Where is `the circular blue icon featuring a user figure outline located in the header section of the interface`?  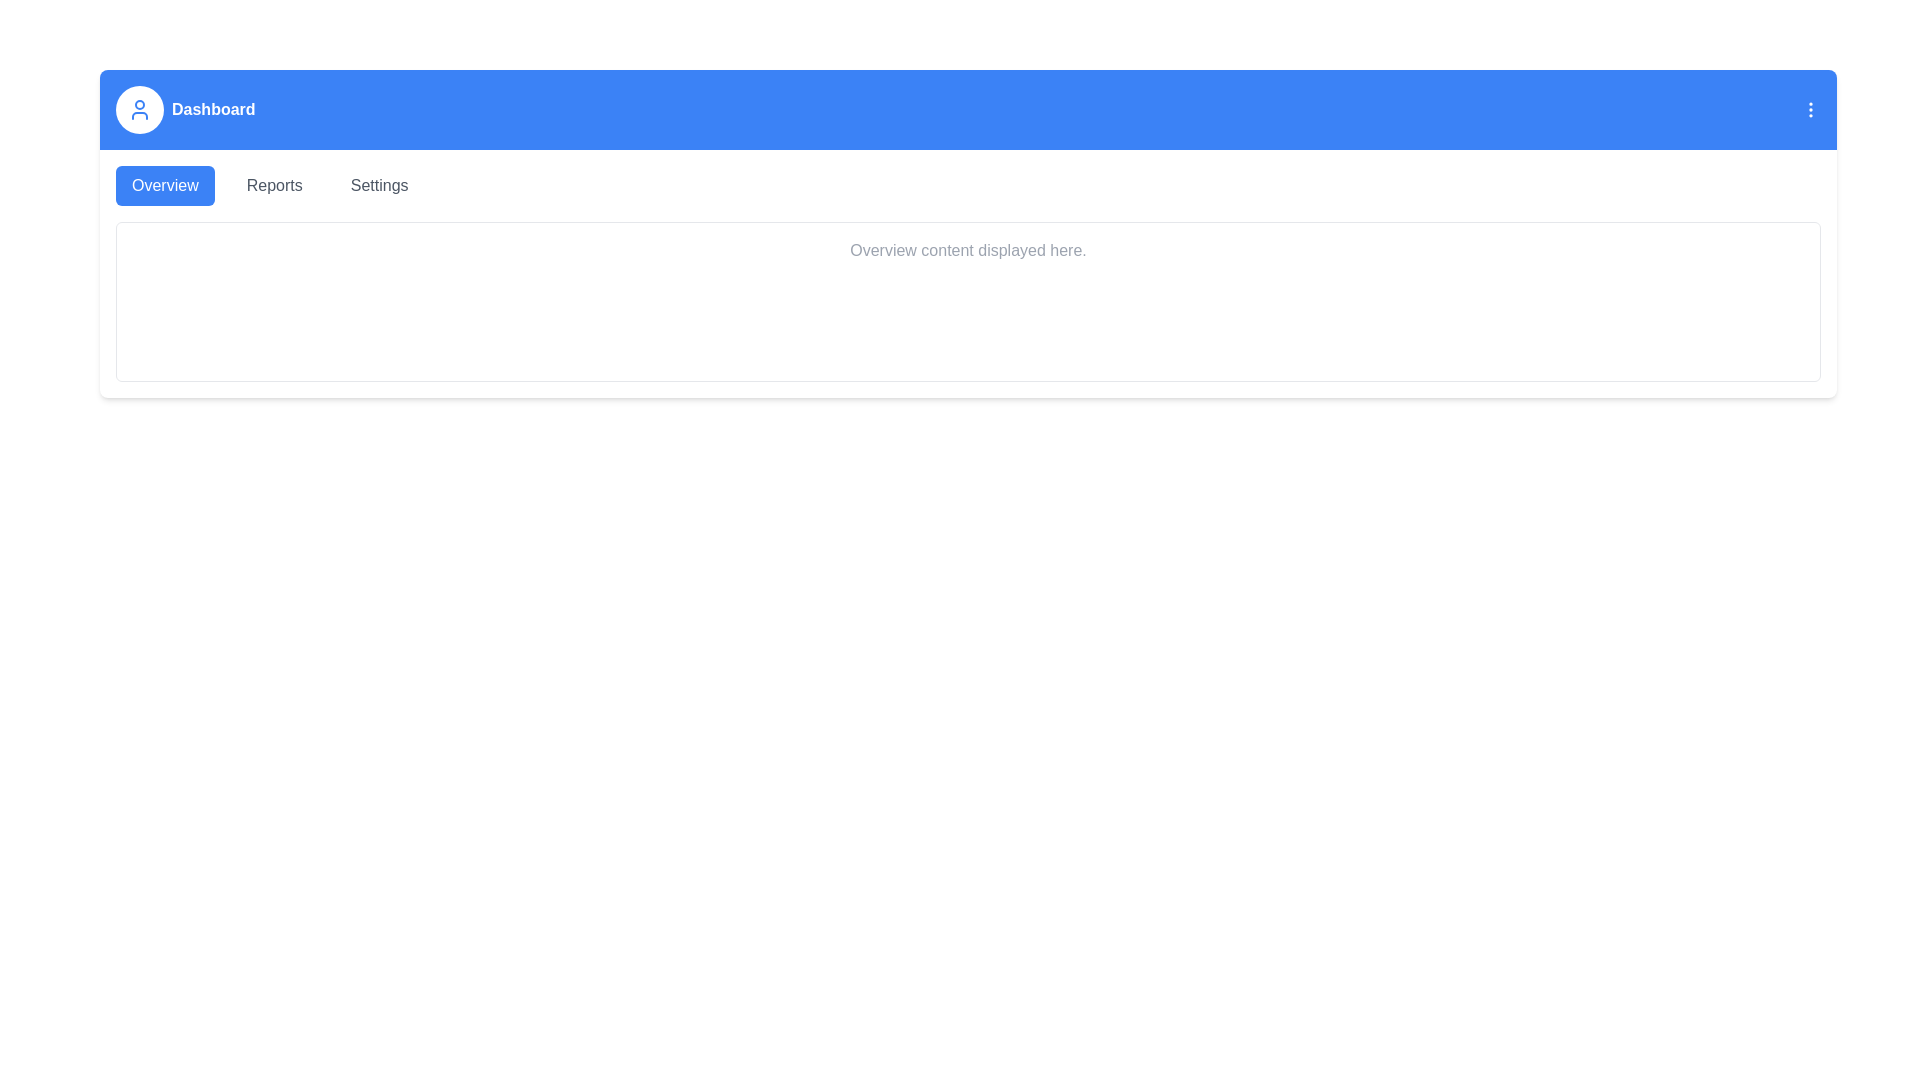
the circular blue icon featuring a user figure outline located in the header section of the interface is located at coordinates (138, 110).